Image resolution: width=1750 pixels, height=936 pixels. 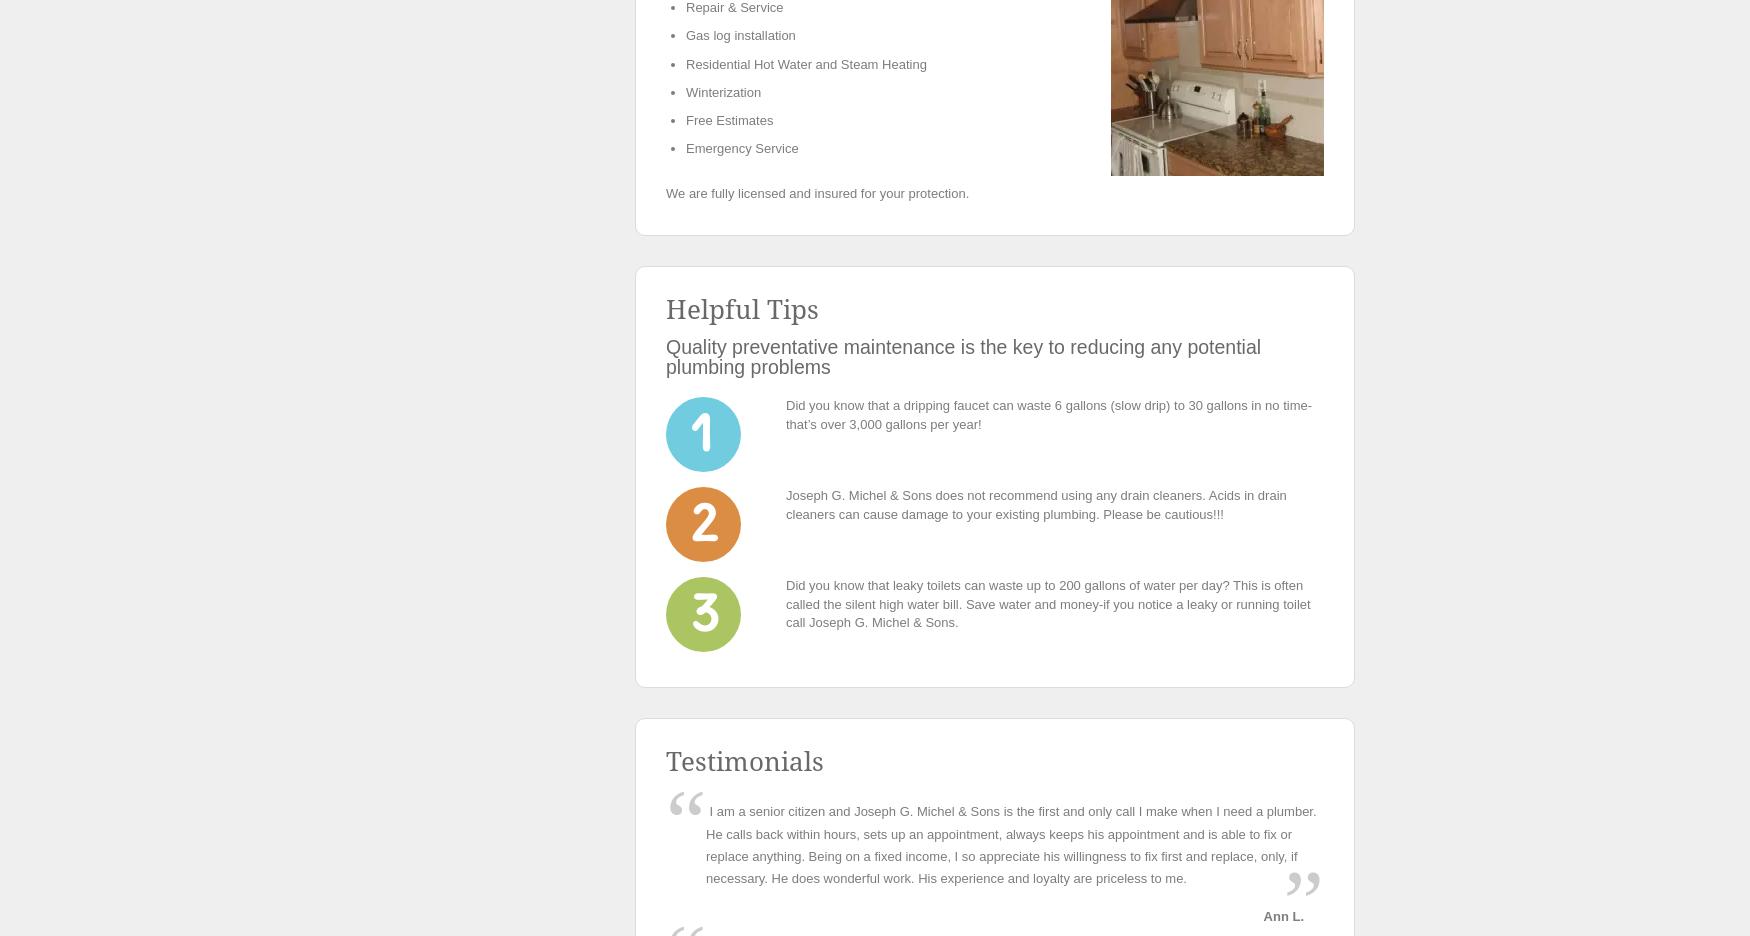 What do you see at coordinates (1035, 503) in the screenshot?
I see `'Joseph G. Michel & Sons does not recommend using any drain cleaners. Acids in drain cleaners can cause damage to your existing plumbing. Please be cautious!!!'` at bounding box center [1035, 503].